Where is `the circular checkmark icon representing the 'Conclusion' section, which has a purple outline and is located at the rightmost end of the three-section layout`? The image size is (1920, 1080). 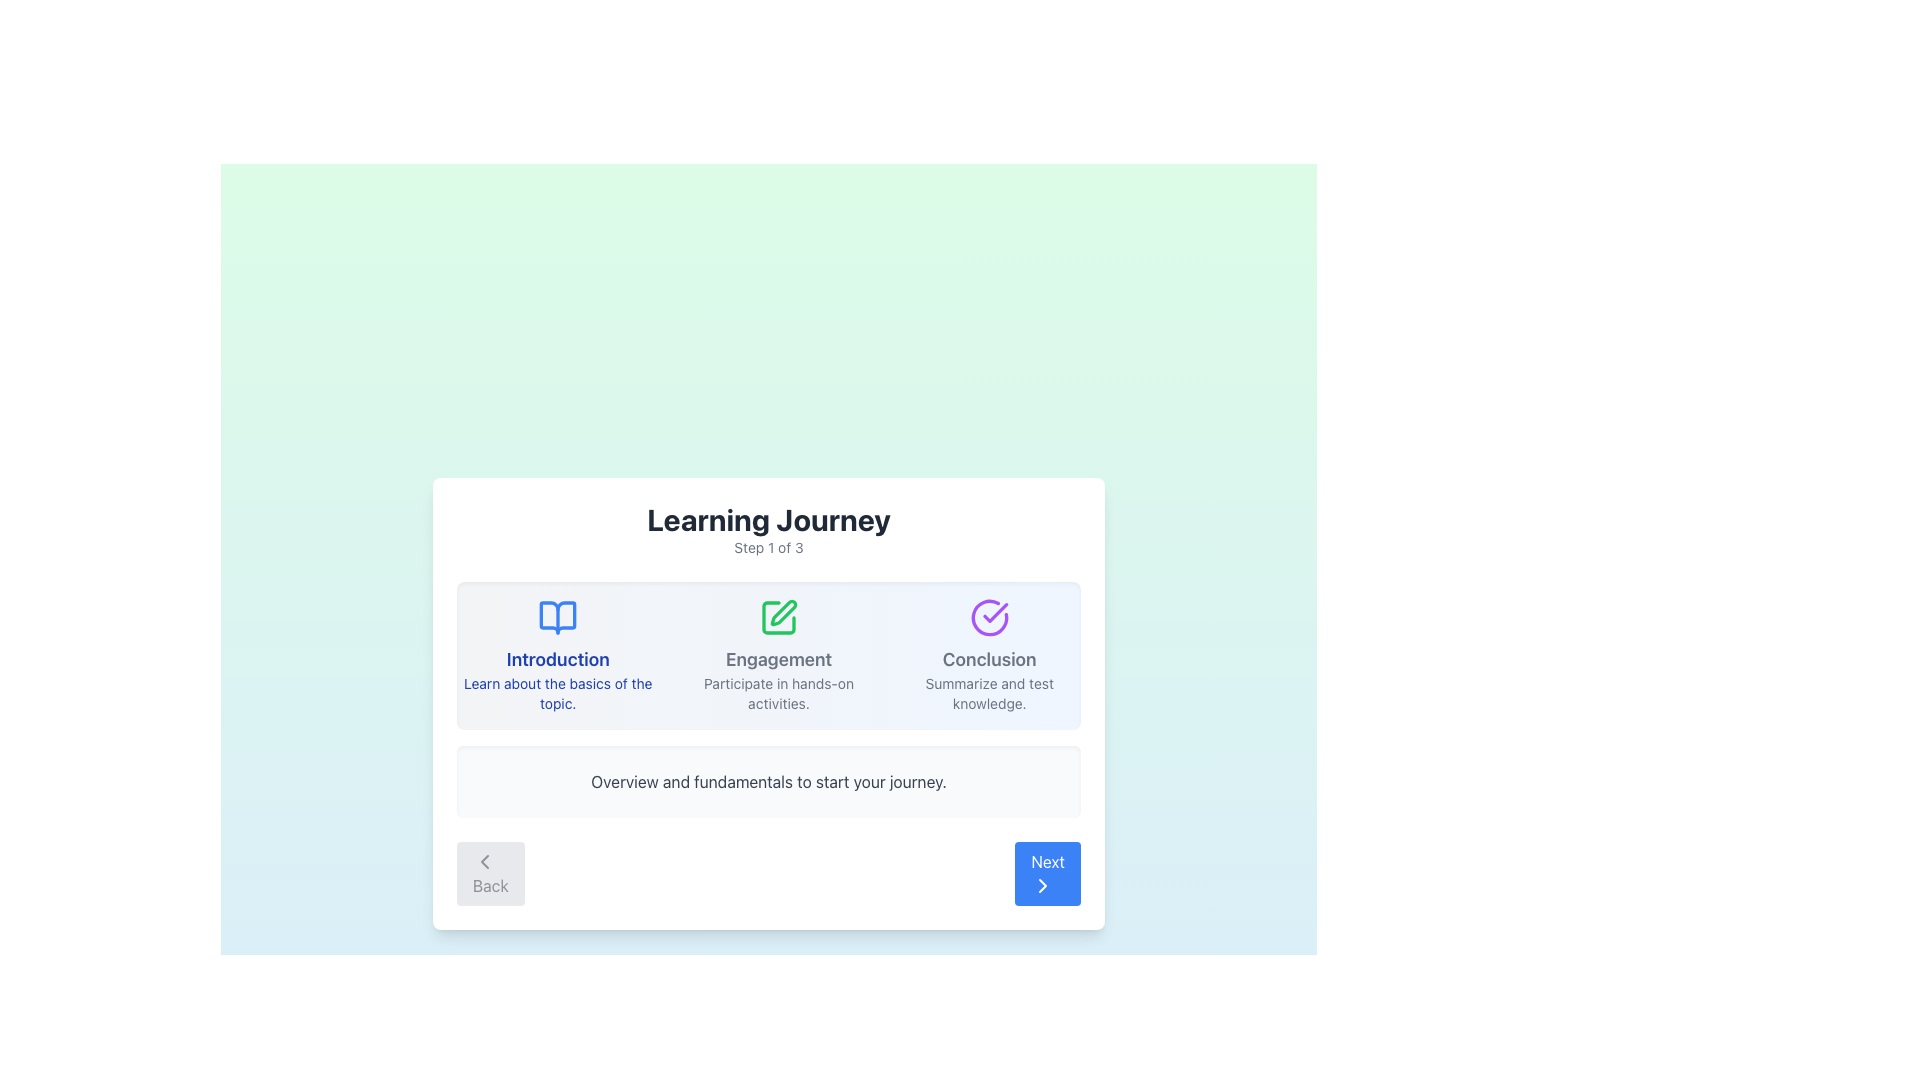 the circular checkmark icon representing the 'Conclusion' section, which has a purple outline and is located at the rightmost end of the three-section layout is located at coordinates (989, 616).